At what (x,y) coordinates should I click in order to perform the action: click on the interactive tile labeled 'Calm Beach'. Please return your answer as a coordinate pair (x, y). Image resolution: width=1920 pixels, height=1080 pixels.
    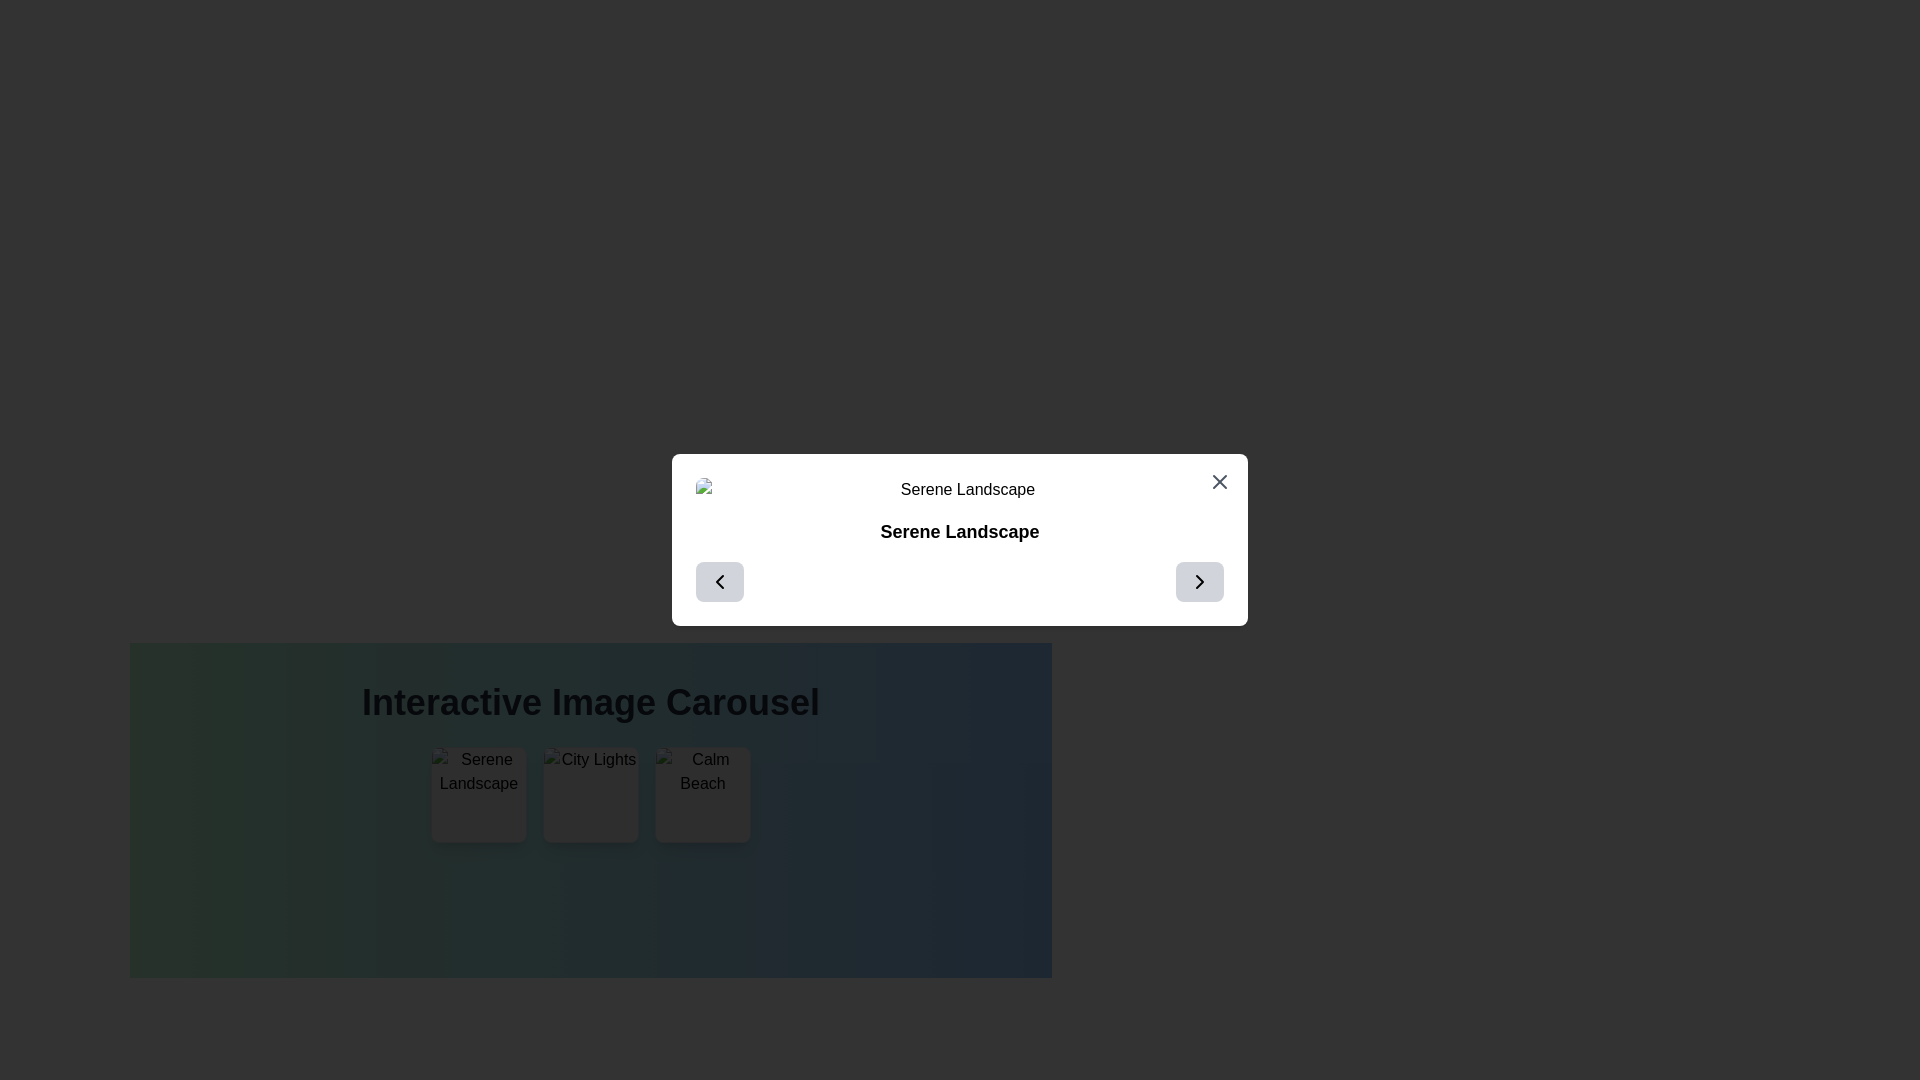
    Looking at the image, I should click on (702, 793).